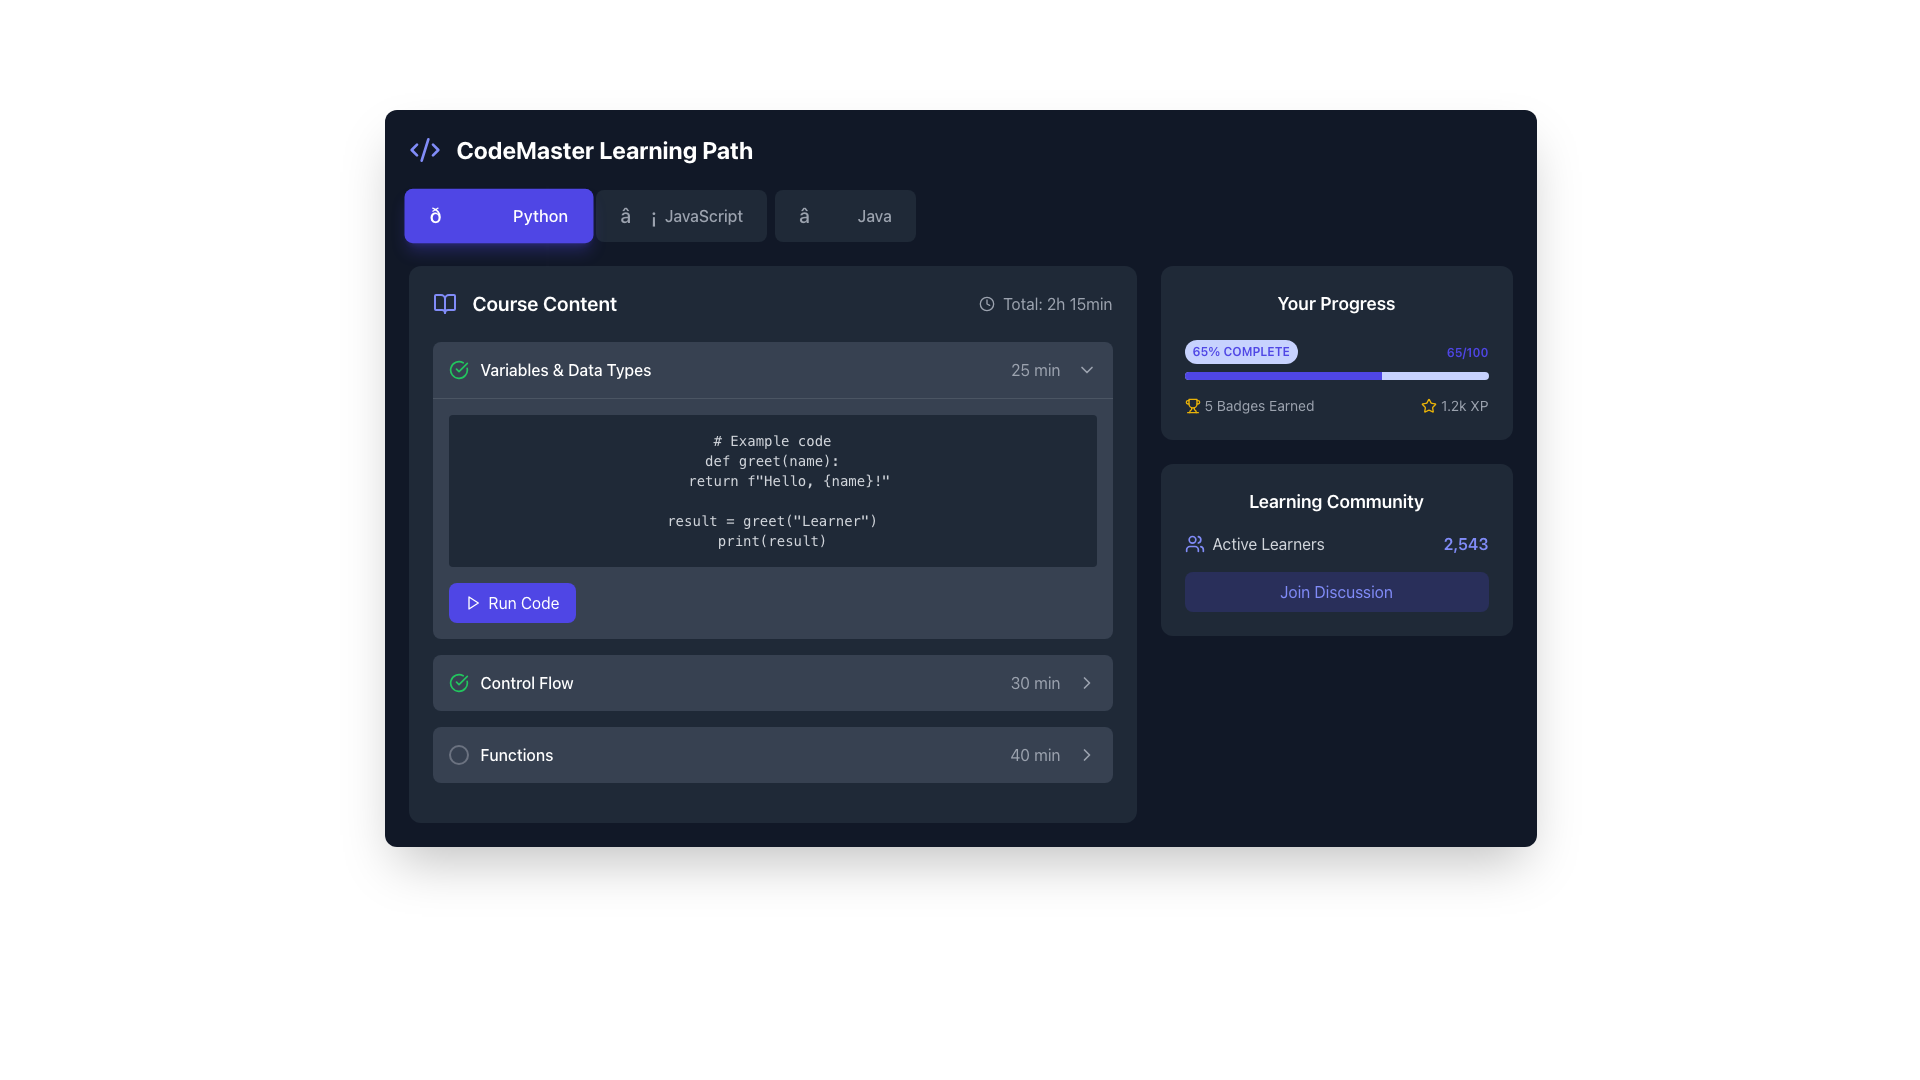 This screenshot has width=1920, height=1080. I want to click on the icon representing the 'Run Code' action located to the left of the 'Run Code' label in the 'Variables & Data Types' section of the 'Course Content' card, so click(471, 601).